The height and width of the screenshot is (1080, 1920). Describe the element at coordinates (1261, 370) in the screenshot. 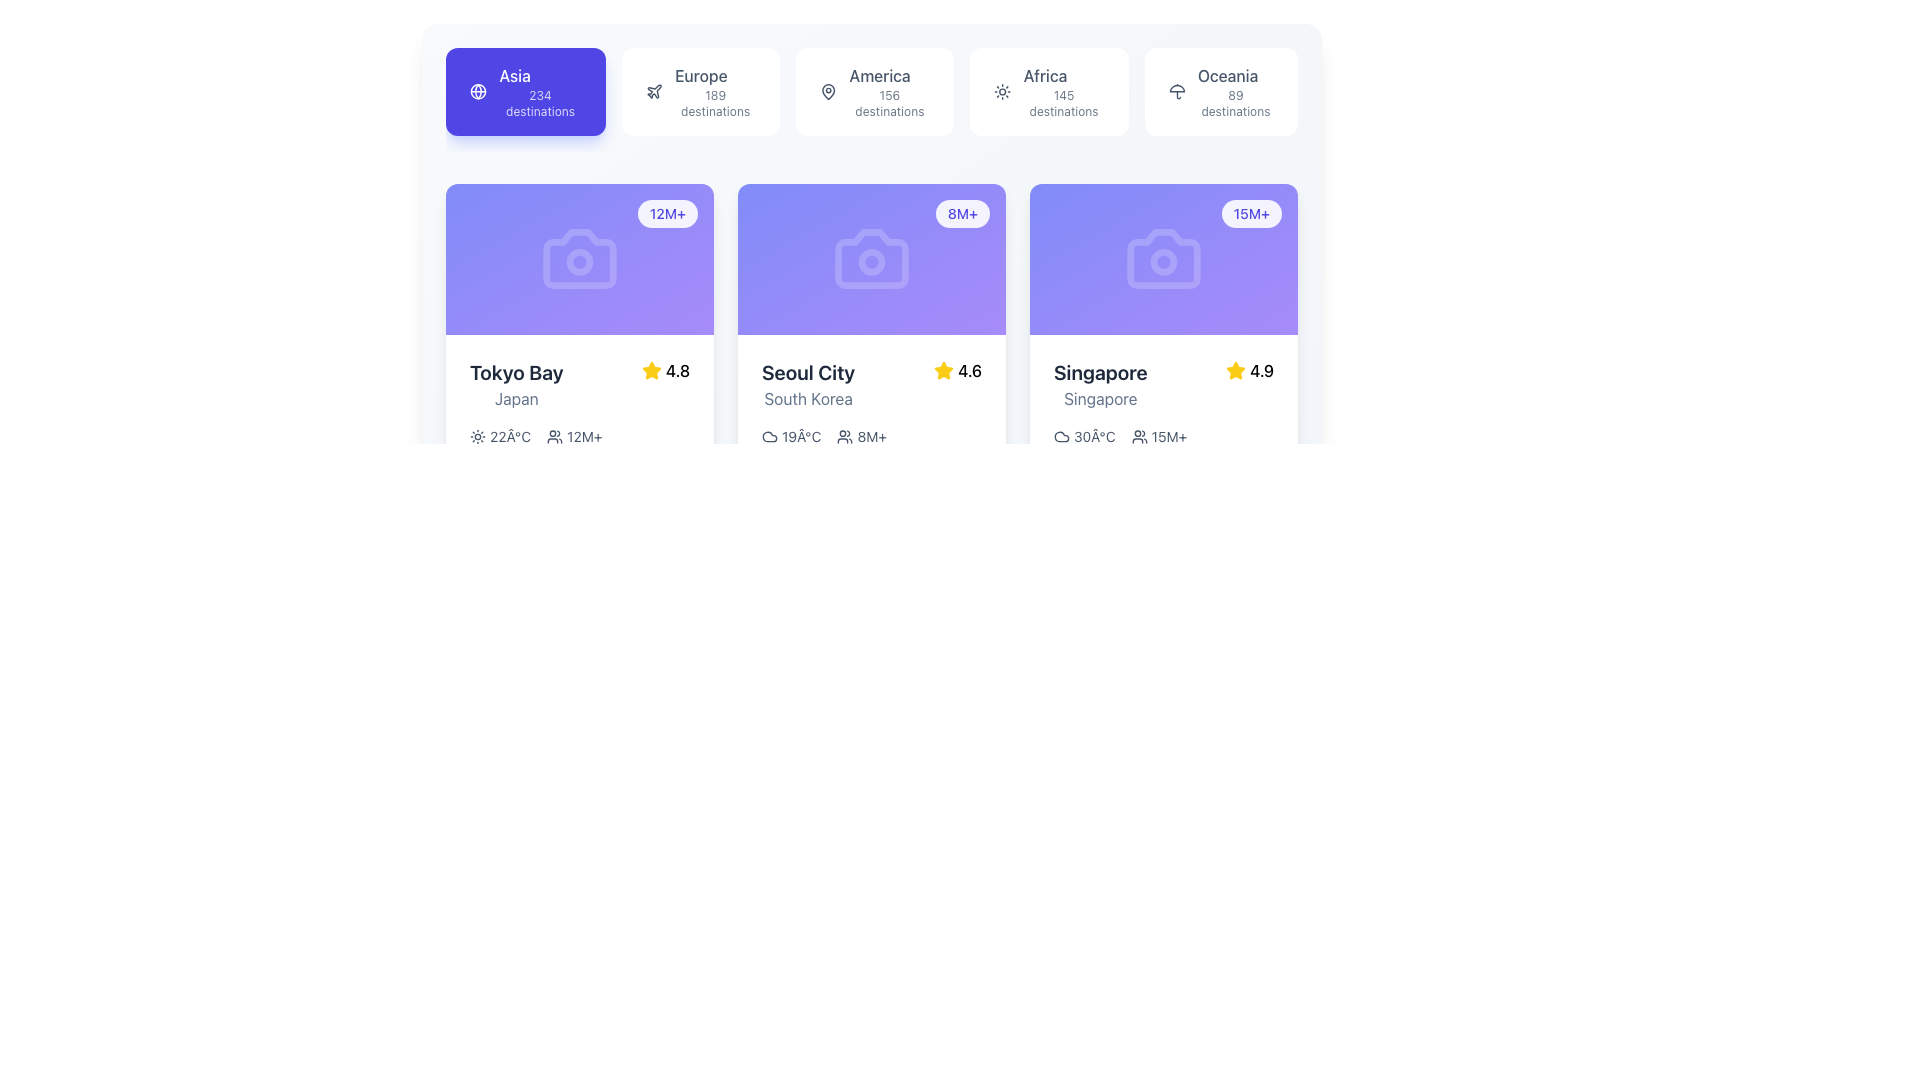

I see `the text label displaying the rating value '4.9' located within the 'Singapore' card adjacent to the yellow star icon` at that location.